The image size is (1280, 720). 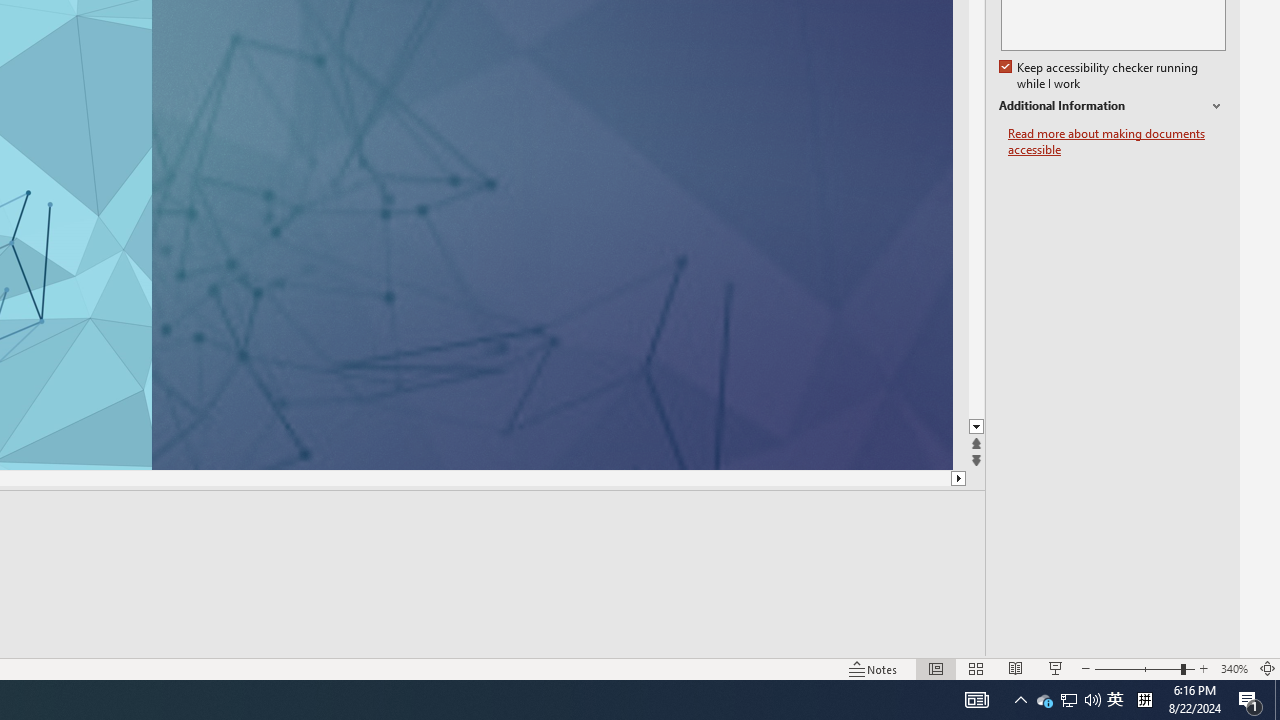 I want to click on 'Keep accessibility checker running while I work', so click(x=1099, y=75).